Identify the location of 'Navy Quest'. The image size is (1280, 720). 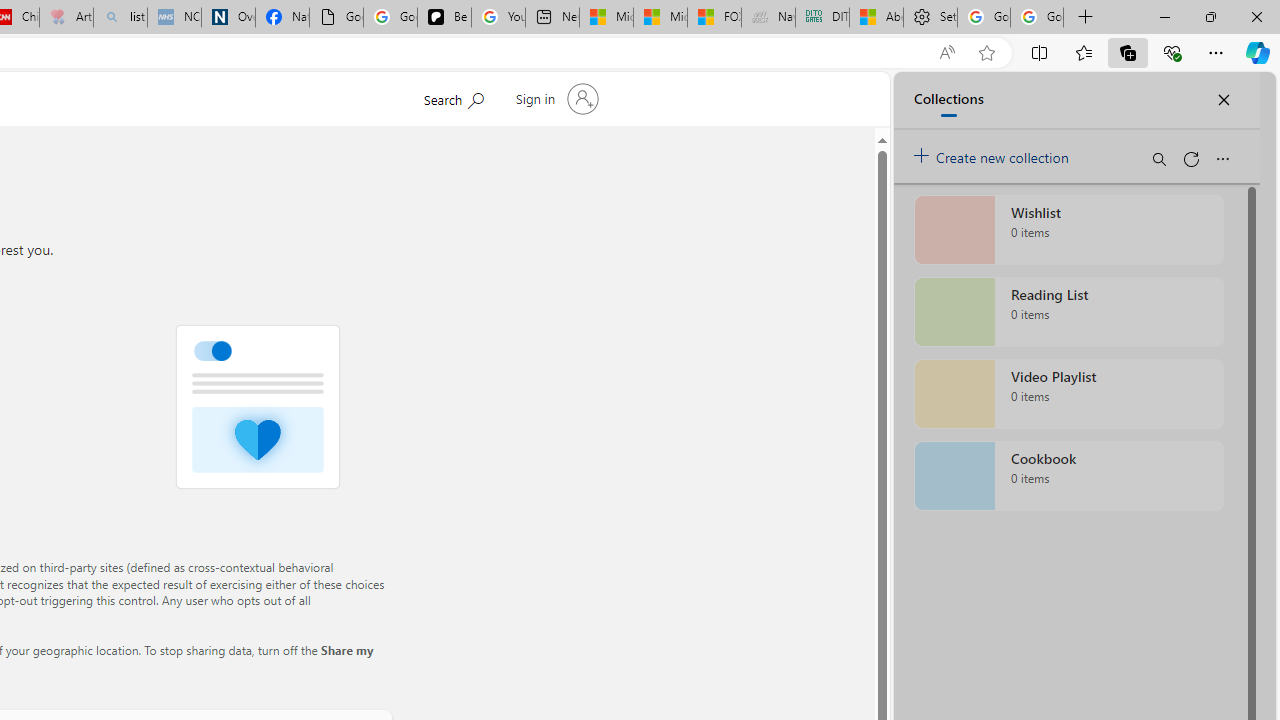
(767, 17).